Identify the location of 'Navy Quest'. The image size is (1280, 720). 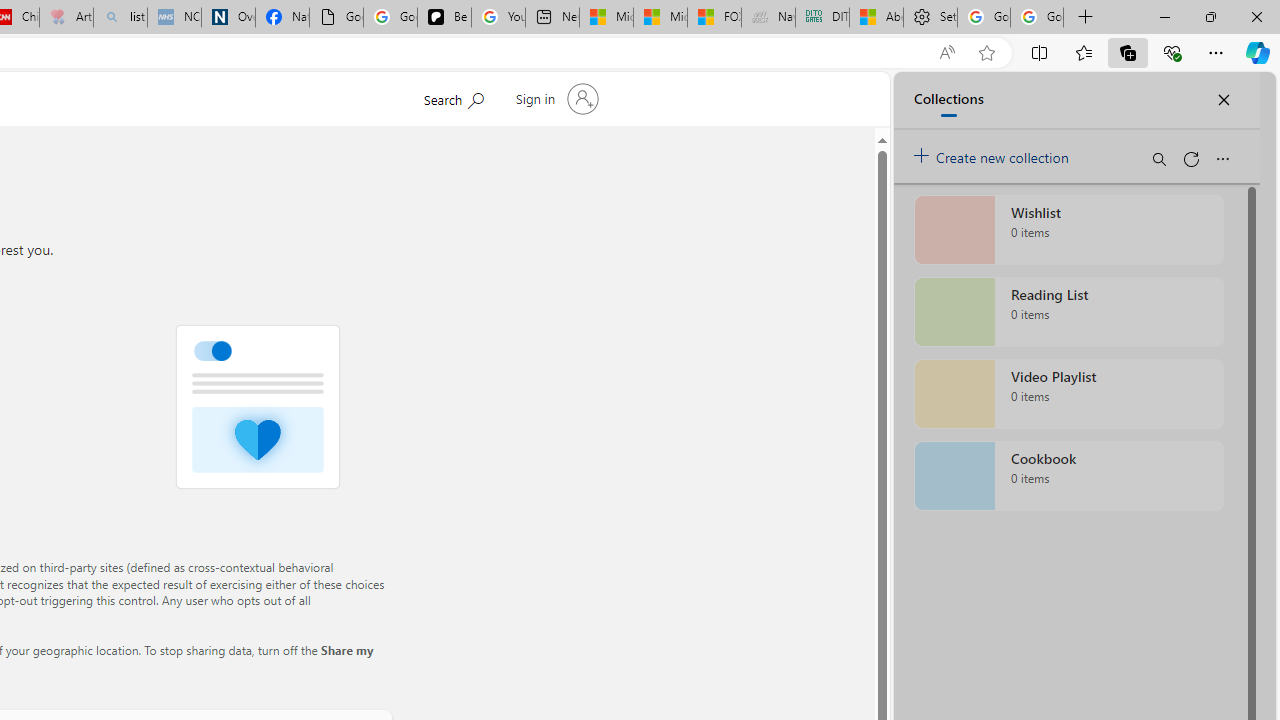
(767, 17).